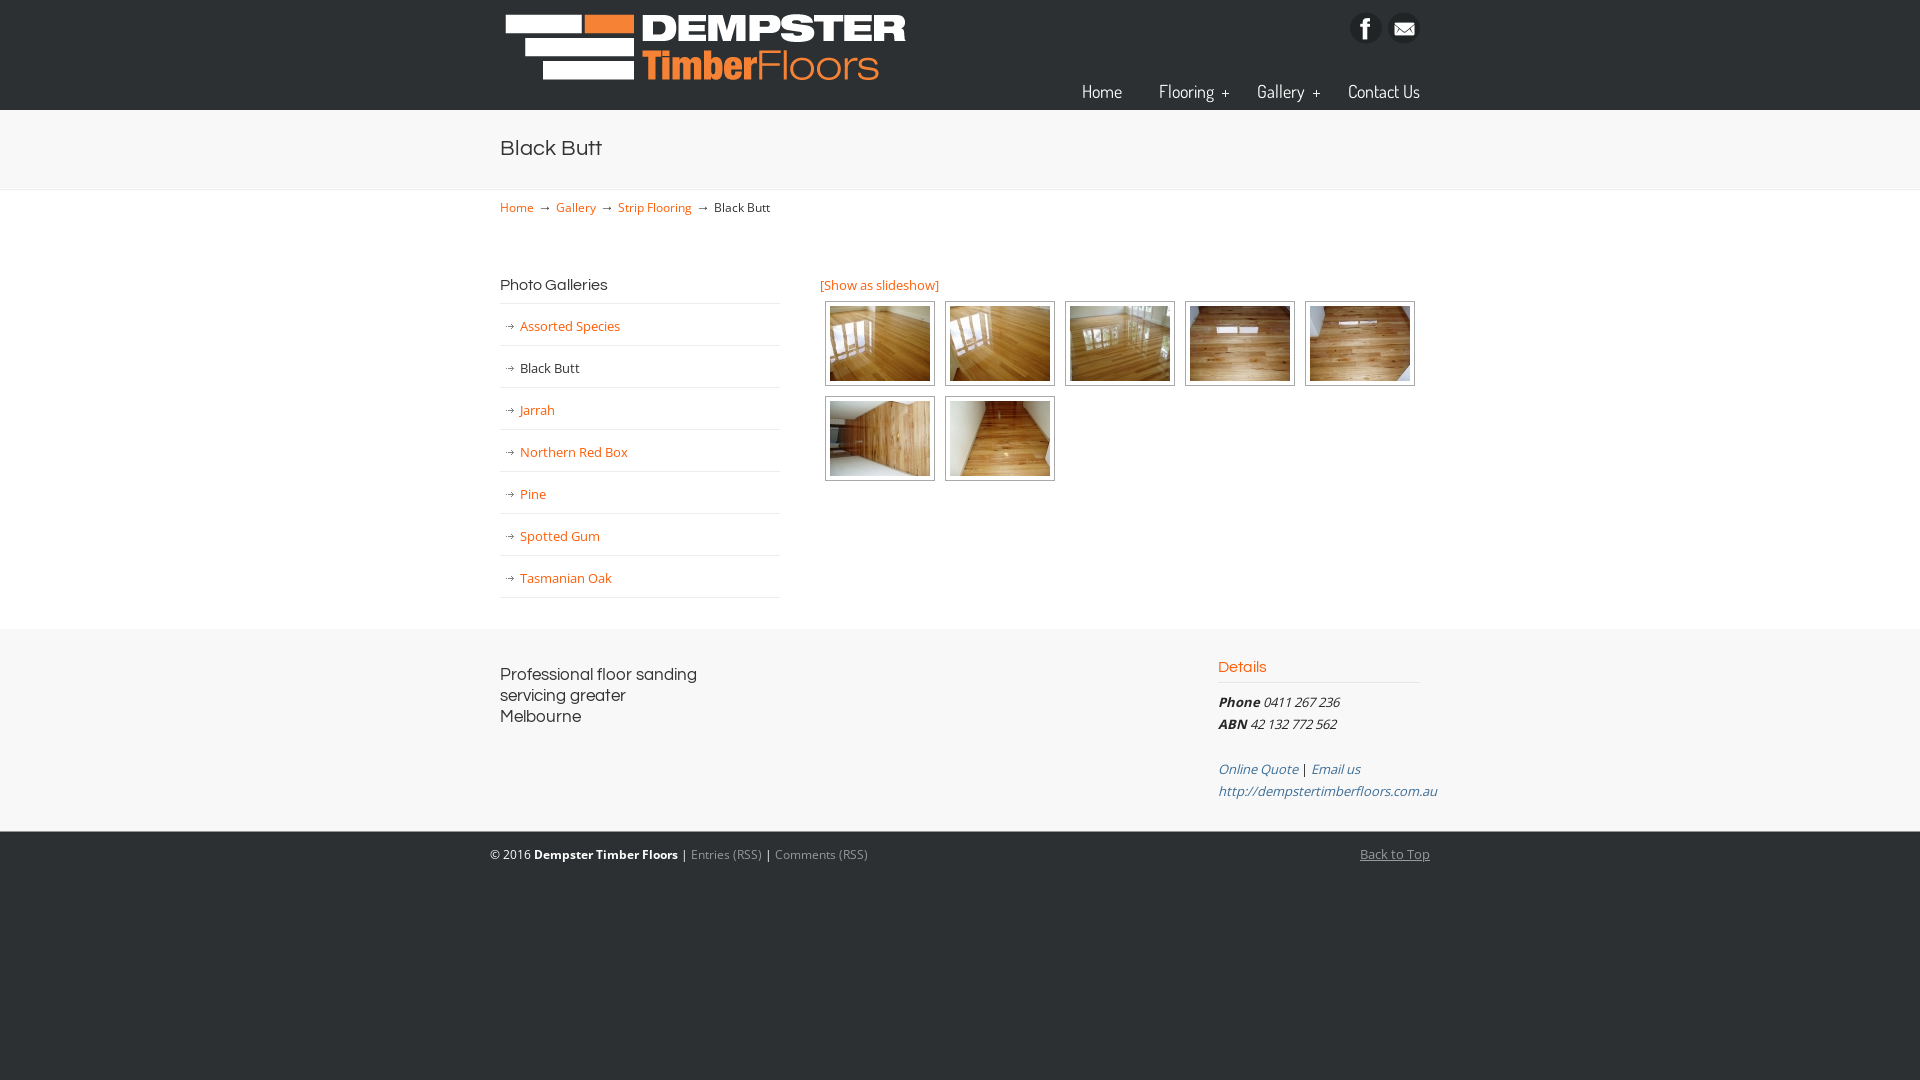 This screenshot has height=1080, width=1920. Describe the element at coordinates (638, 535) in the screenshot. I see `'Spotted Gum'` at that location.